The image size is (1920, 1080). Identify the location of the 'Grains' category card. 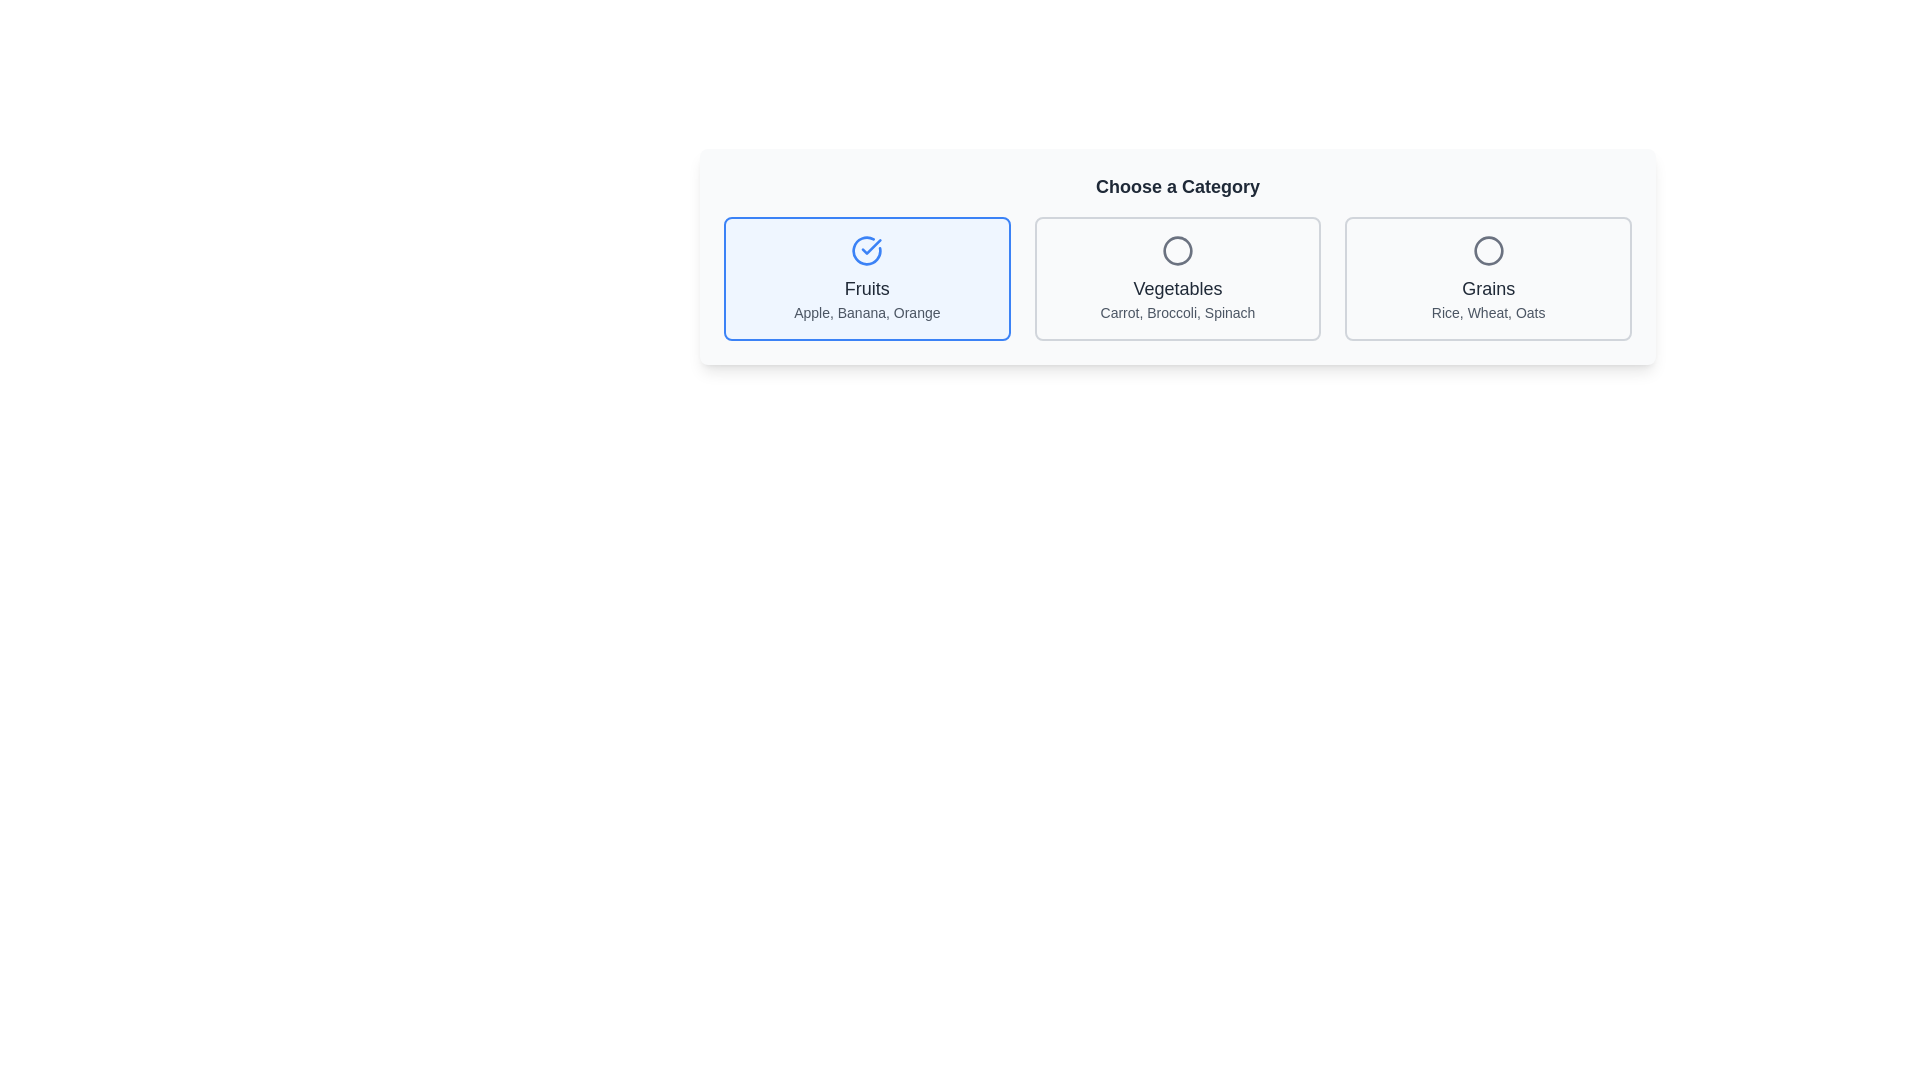
(1488, 278).